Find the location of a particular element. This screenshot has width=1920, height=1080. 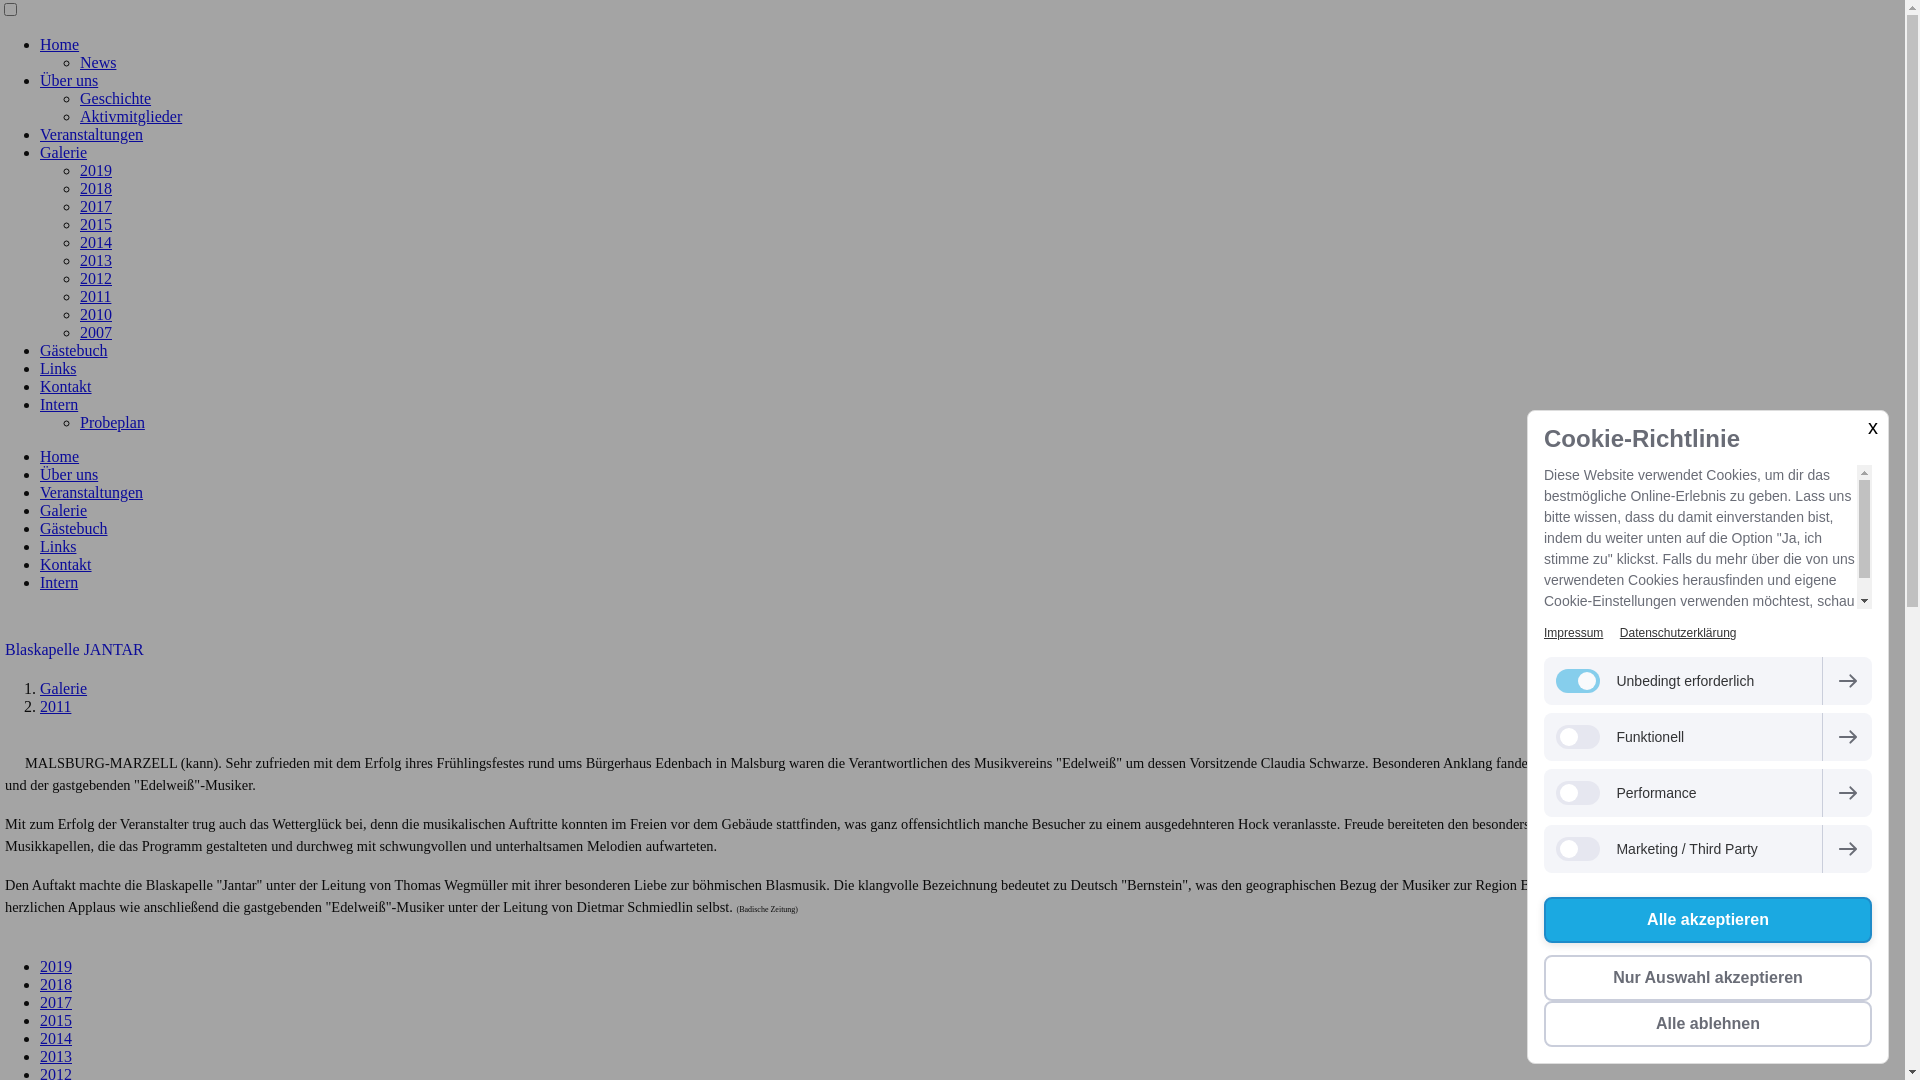

'2007' is located at coordinates (80, 331).